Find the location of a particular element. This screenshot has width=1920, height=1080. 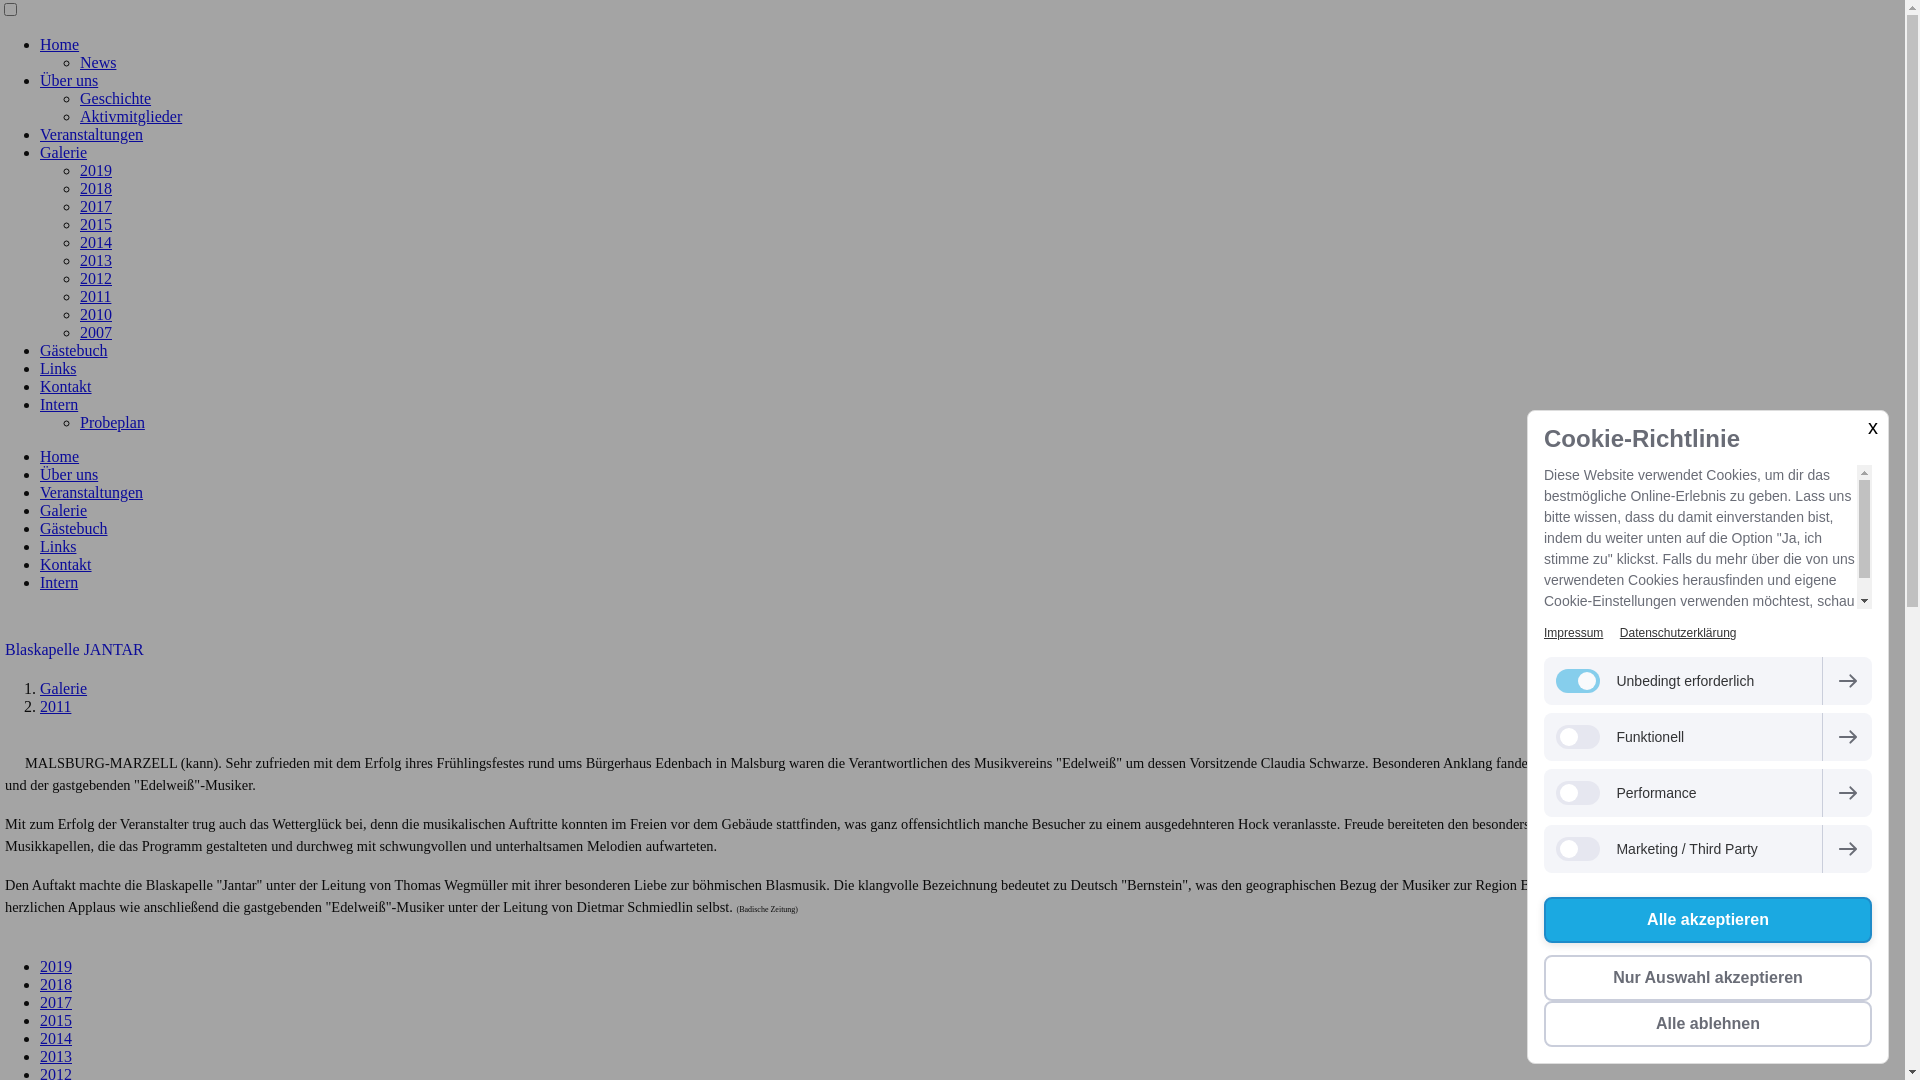

'2007' is located at coordinates (80, 331).